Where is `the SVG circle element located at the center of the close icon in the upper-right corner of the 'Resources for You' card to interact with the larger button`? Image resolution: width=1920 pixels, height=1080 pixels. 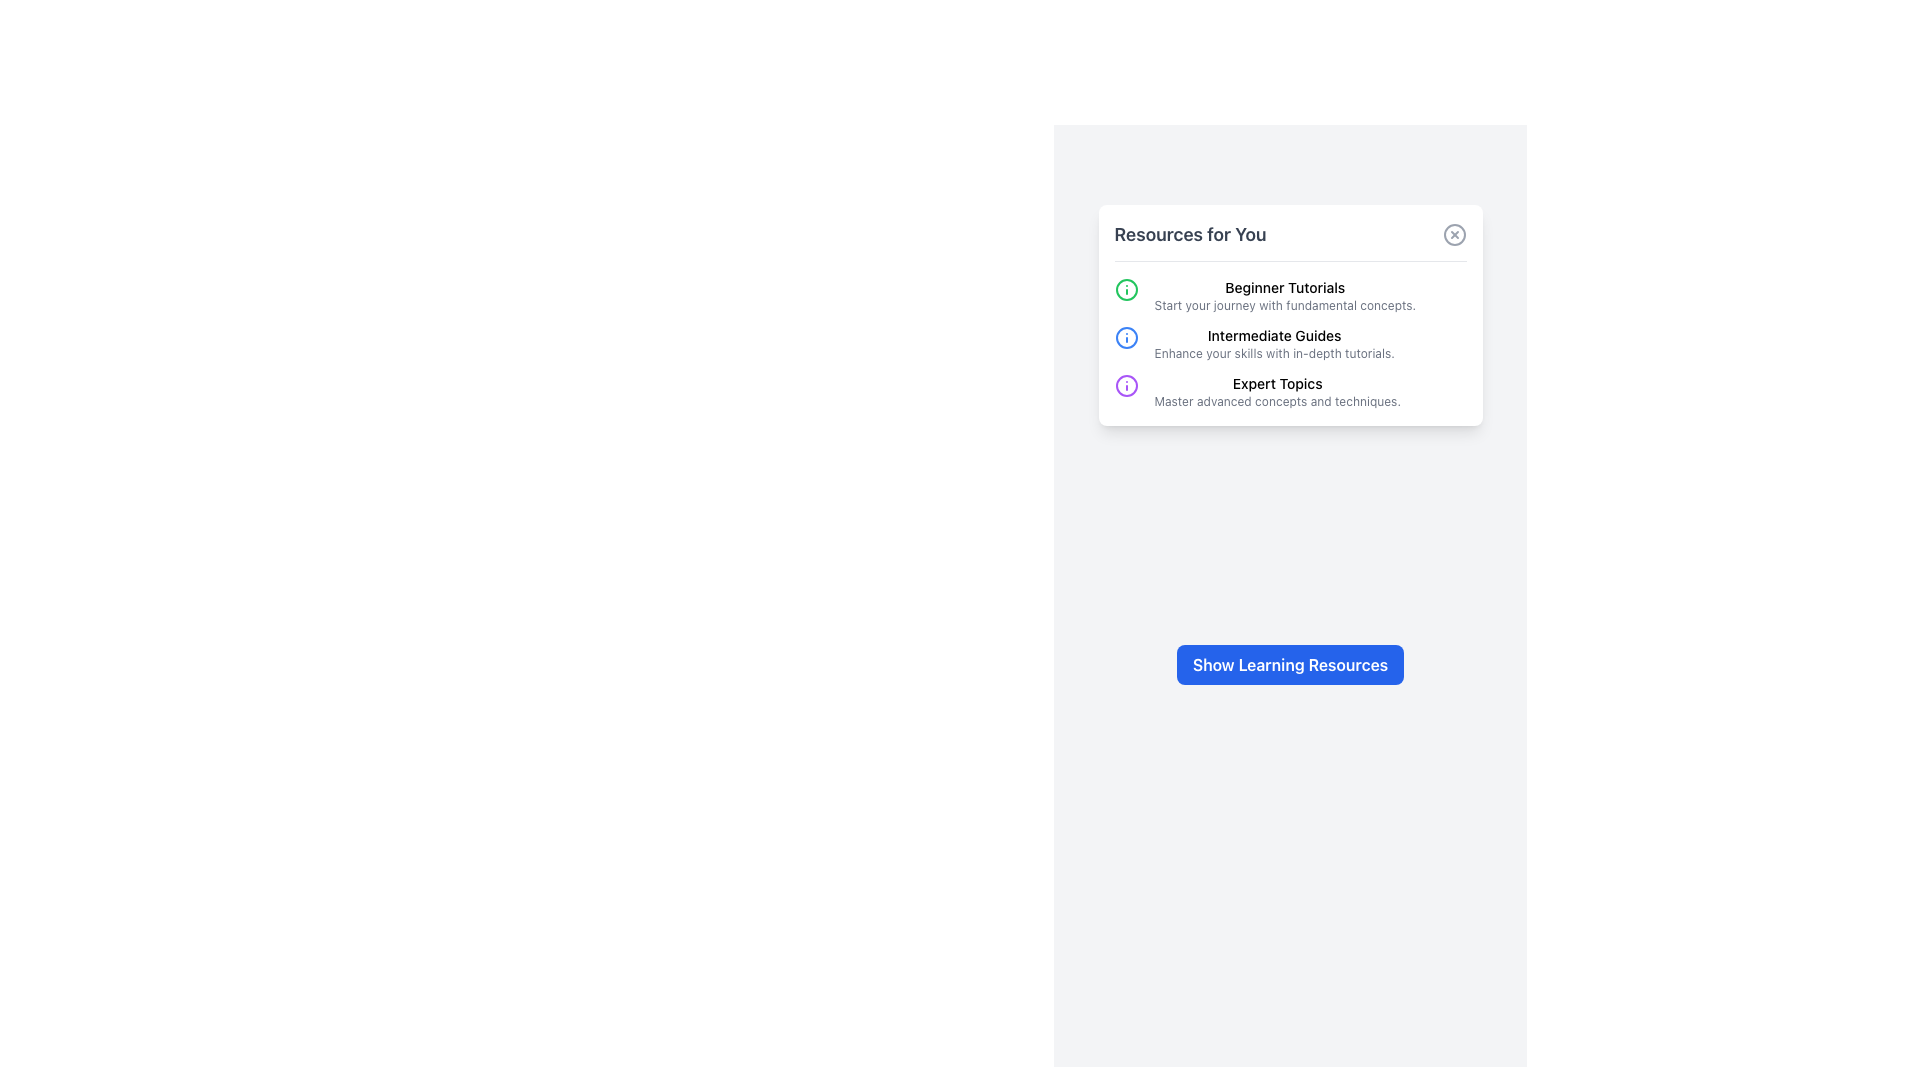
the SVG circle element located at the center of the close icon in the upper-right corner of the 'Resources for You' card to interact with the larger button is located at coordinates (1454, 234).